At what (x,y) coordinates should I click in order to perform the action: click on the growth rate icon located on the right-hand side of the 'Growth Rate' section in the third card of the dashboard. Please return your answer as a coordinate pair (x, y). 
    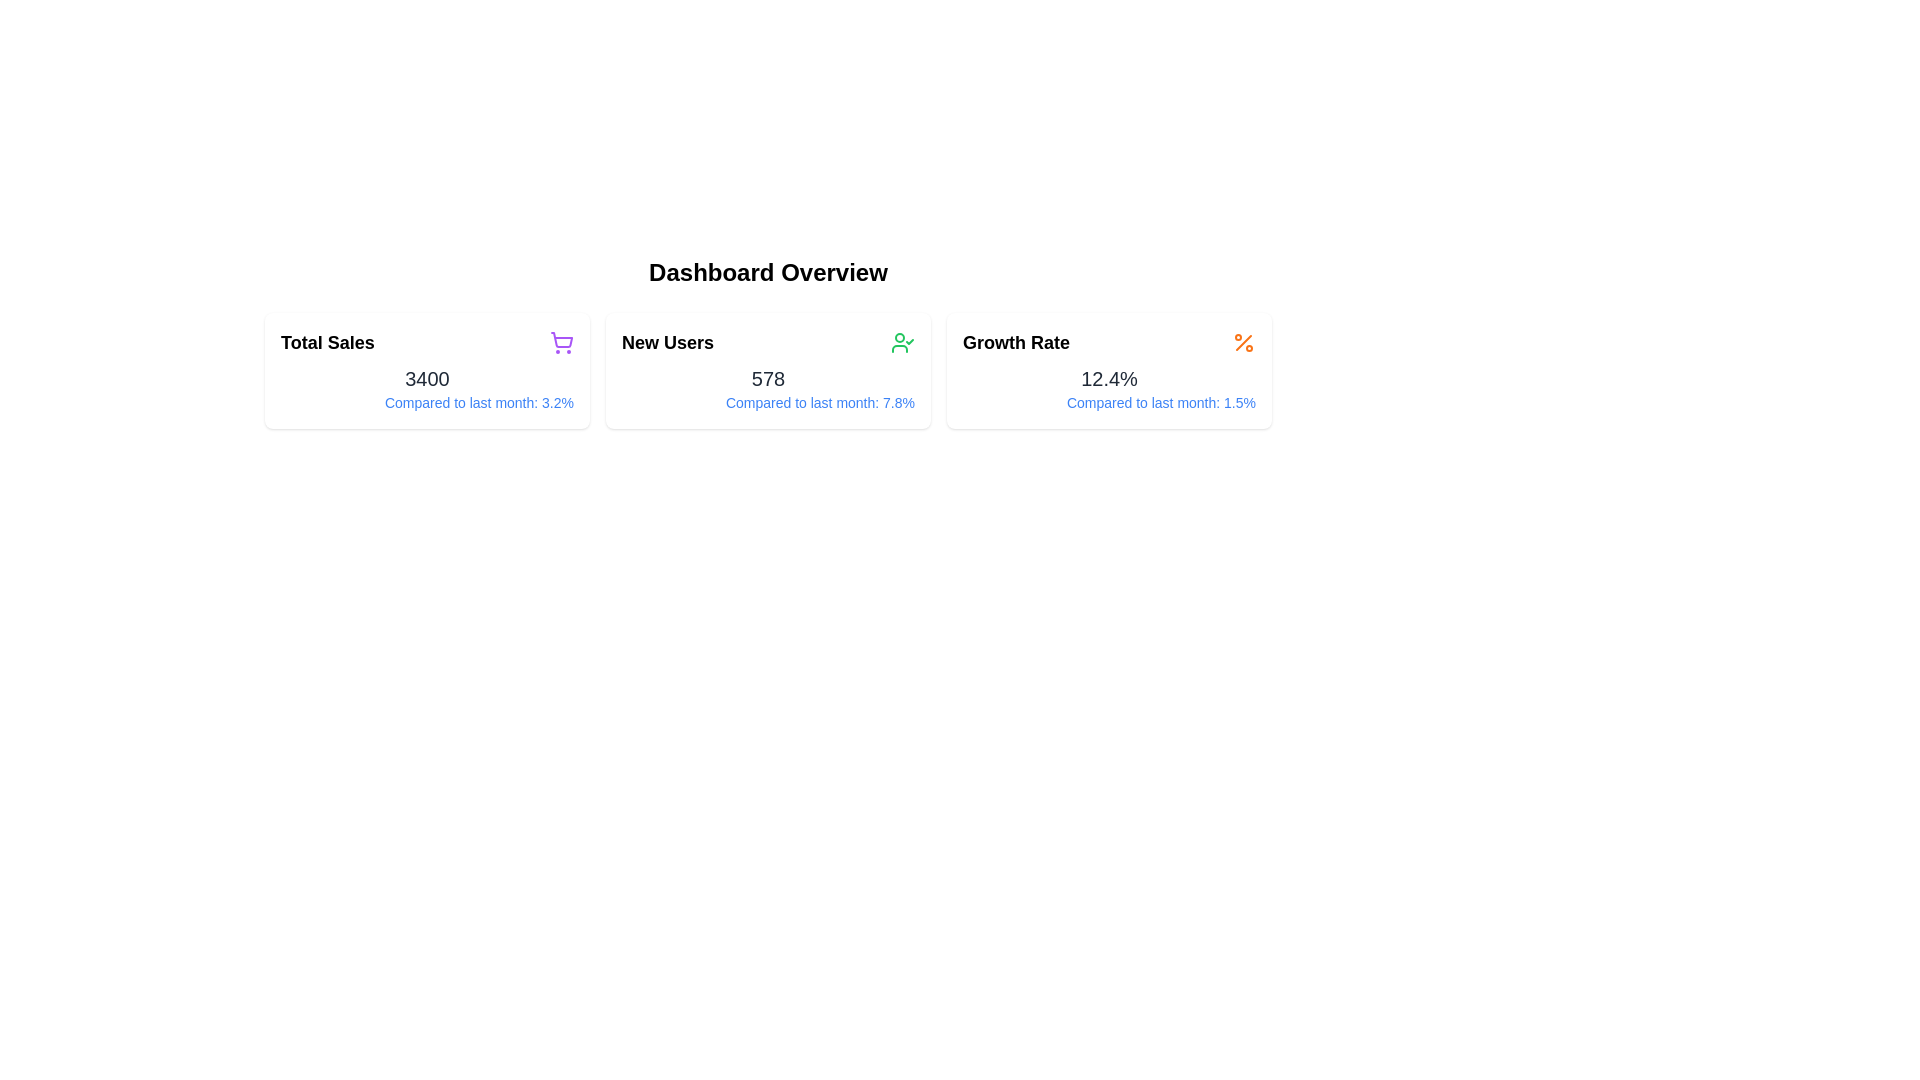
    Looking at the image, I should click on (1242, 342).